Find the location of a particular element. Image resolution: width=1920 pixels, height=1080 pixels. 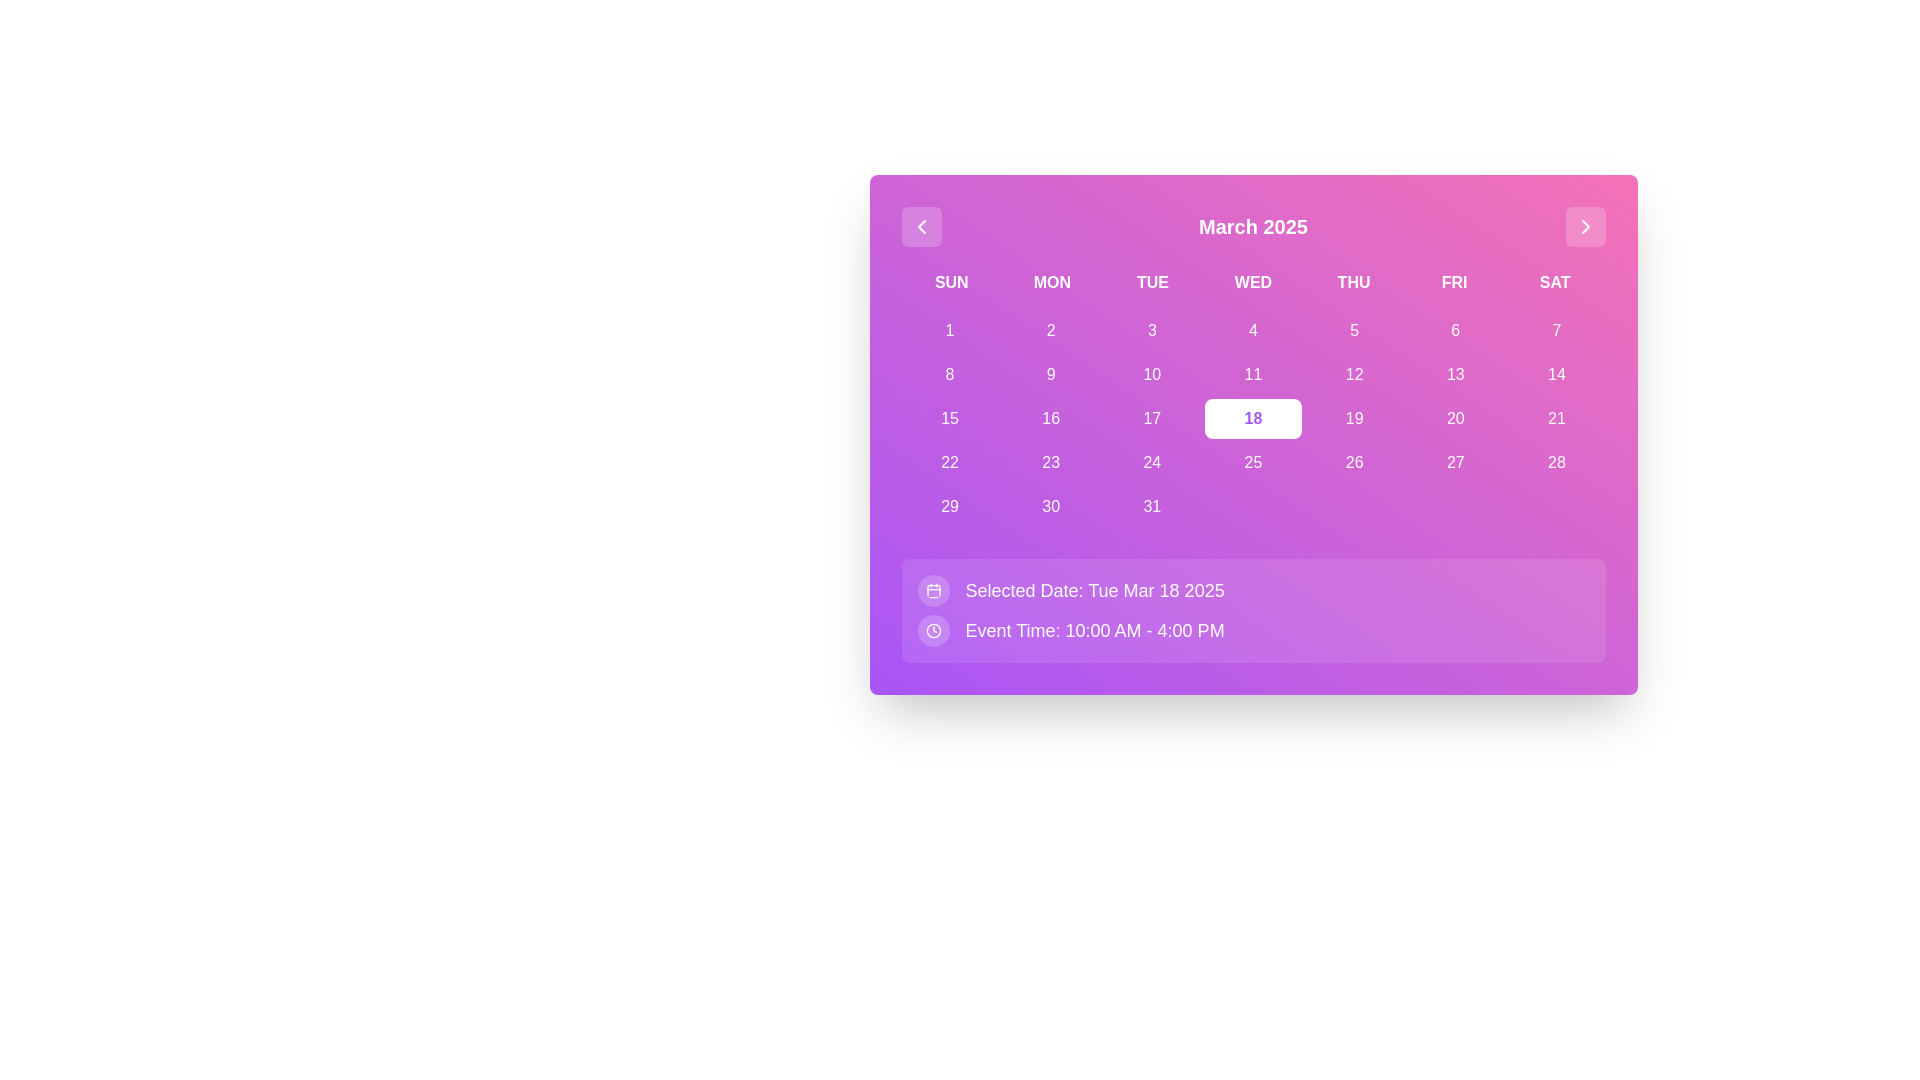

the button displaying '25' in the fifth row and fifth column of the calendar grid is located at coordinates (1252, 462).